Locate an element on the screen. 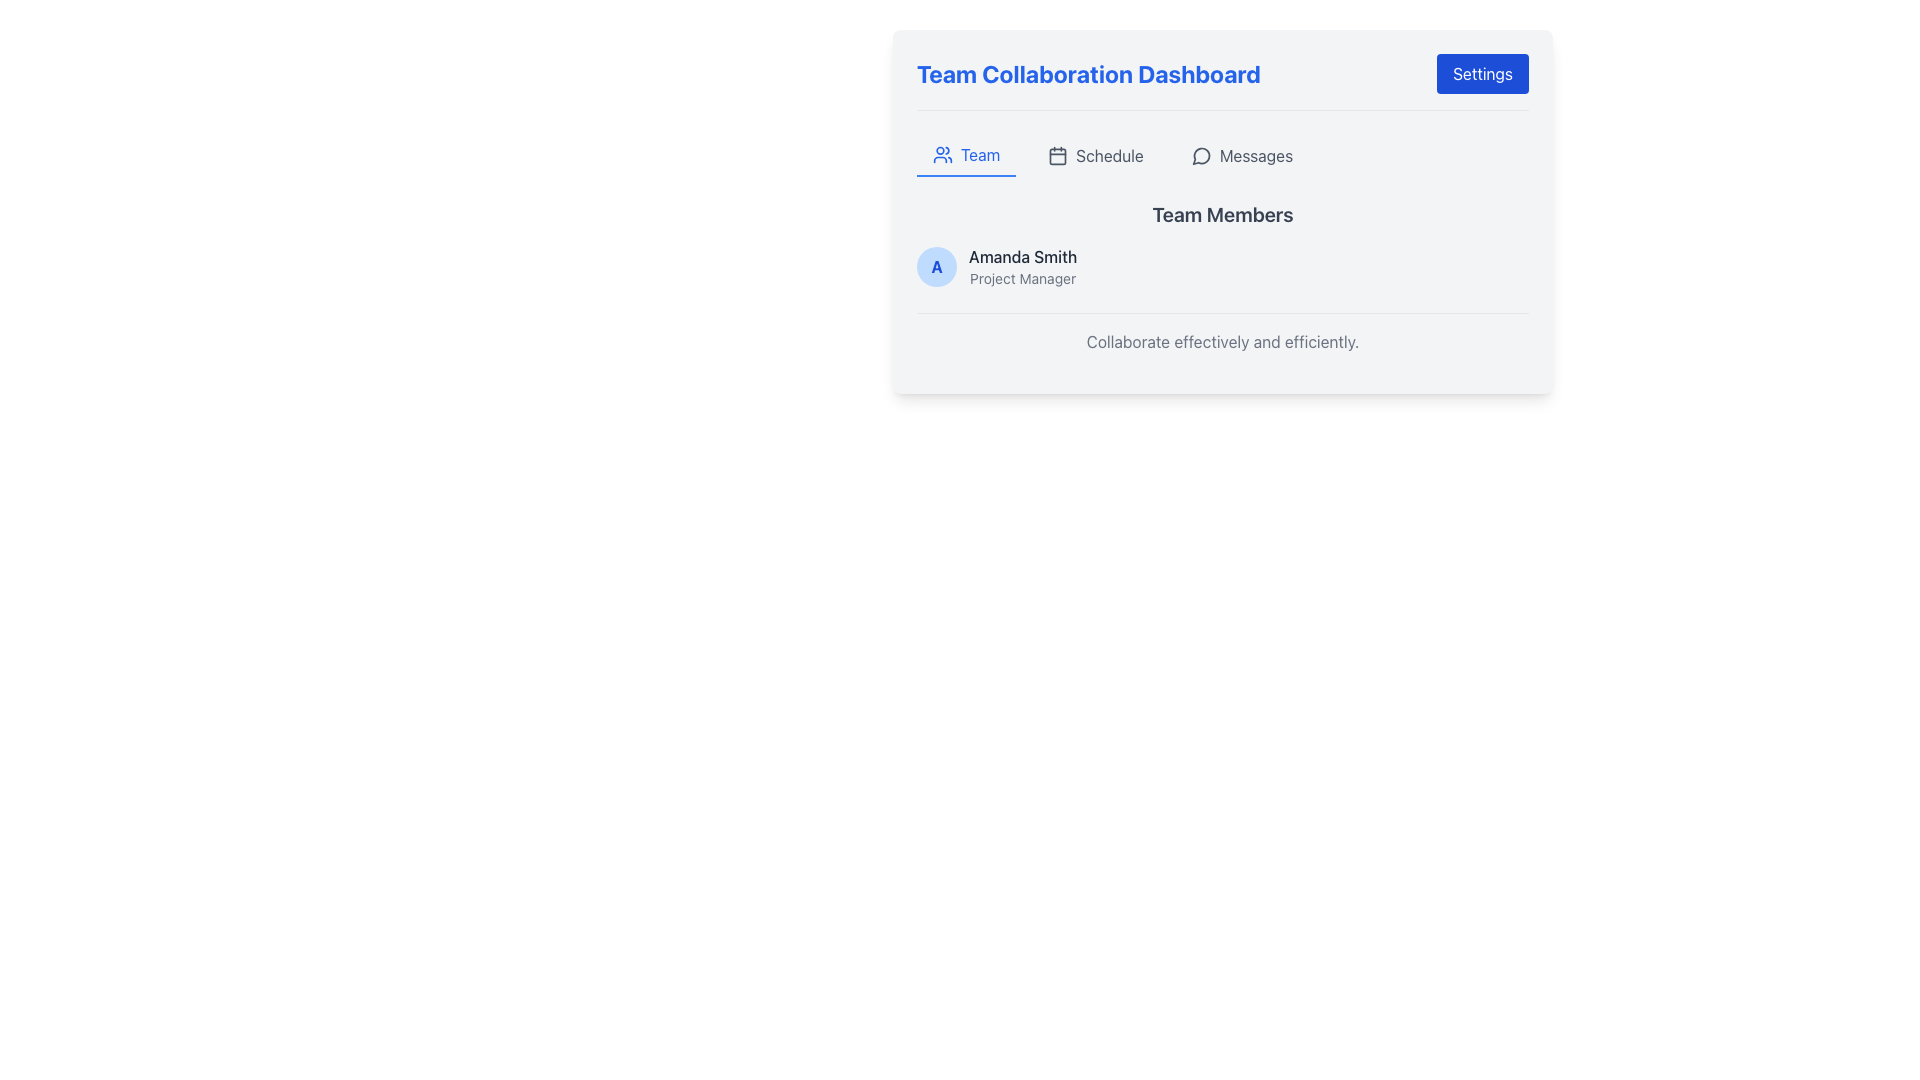 This screenshot has height=1080, width=1920. the avatar representing Amanda Smith, which is located at the leftmost part of a horizontal group containing her textual details is located at coordinates (935, 265).